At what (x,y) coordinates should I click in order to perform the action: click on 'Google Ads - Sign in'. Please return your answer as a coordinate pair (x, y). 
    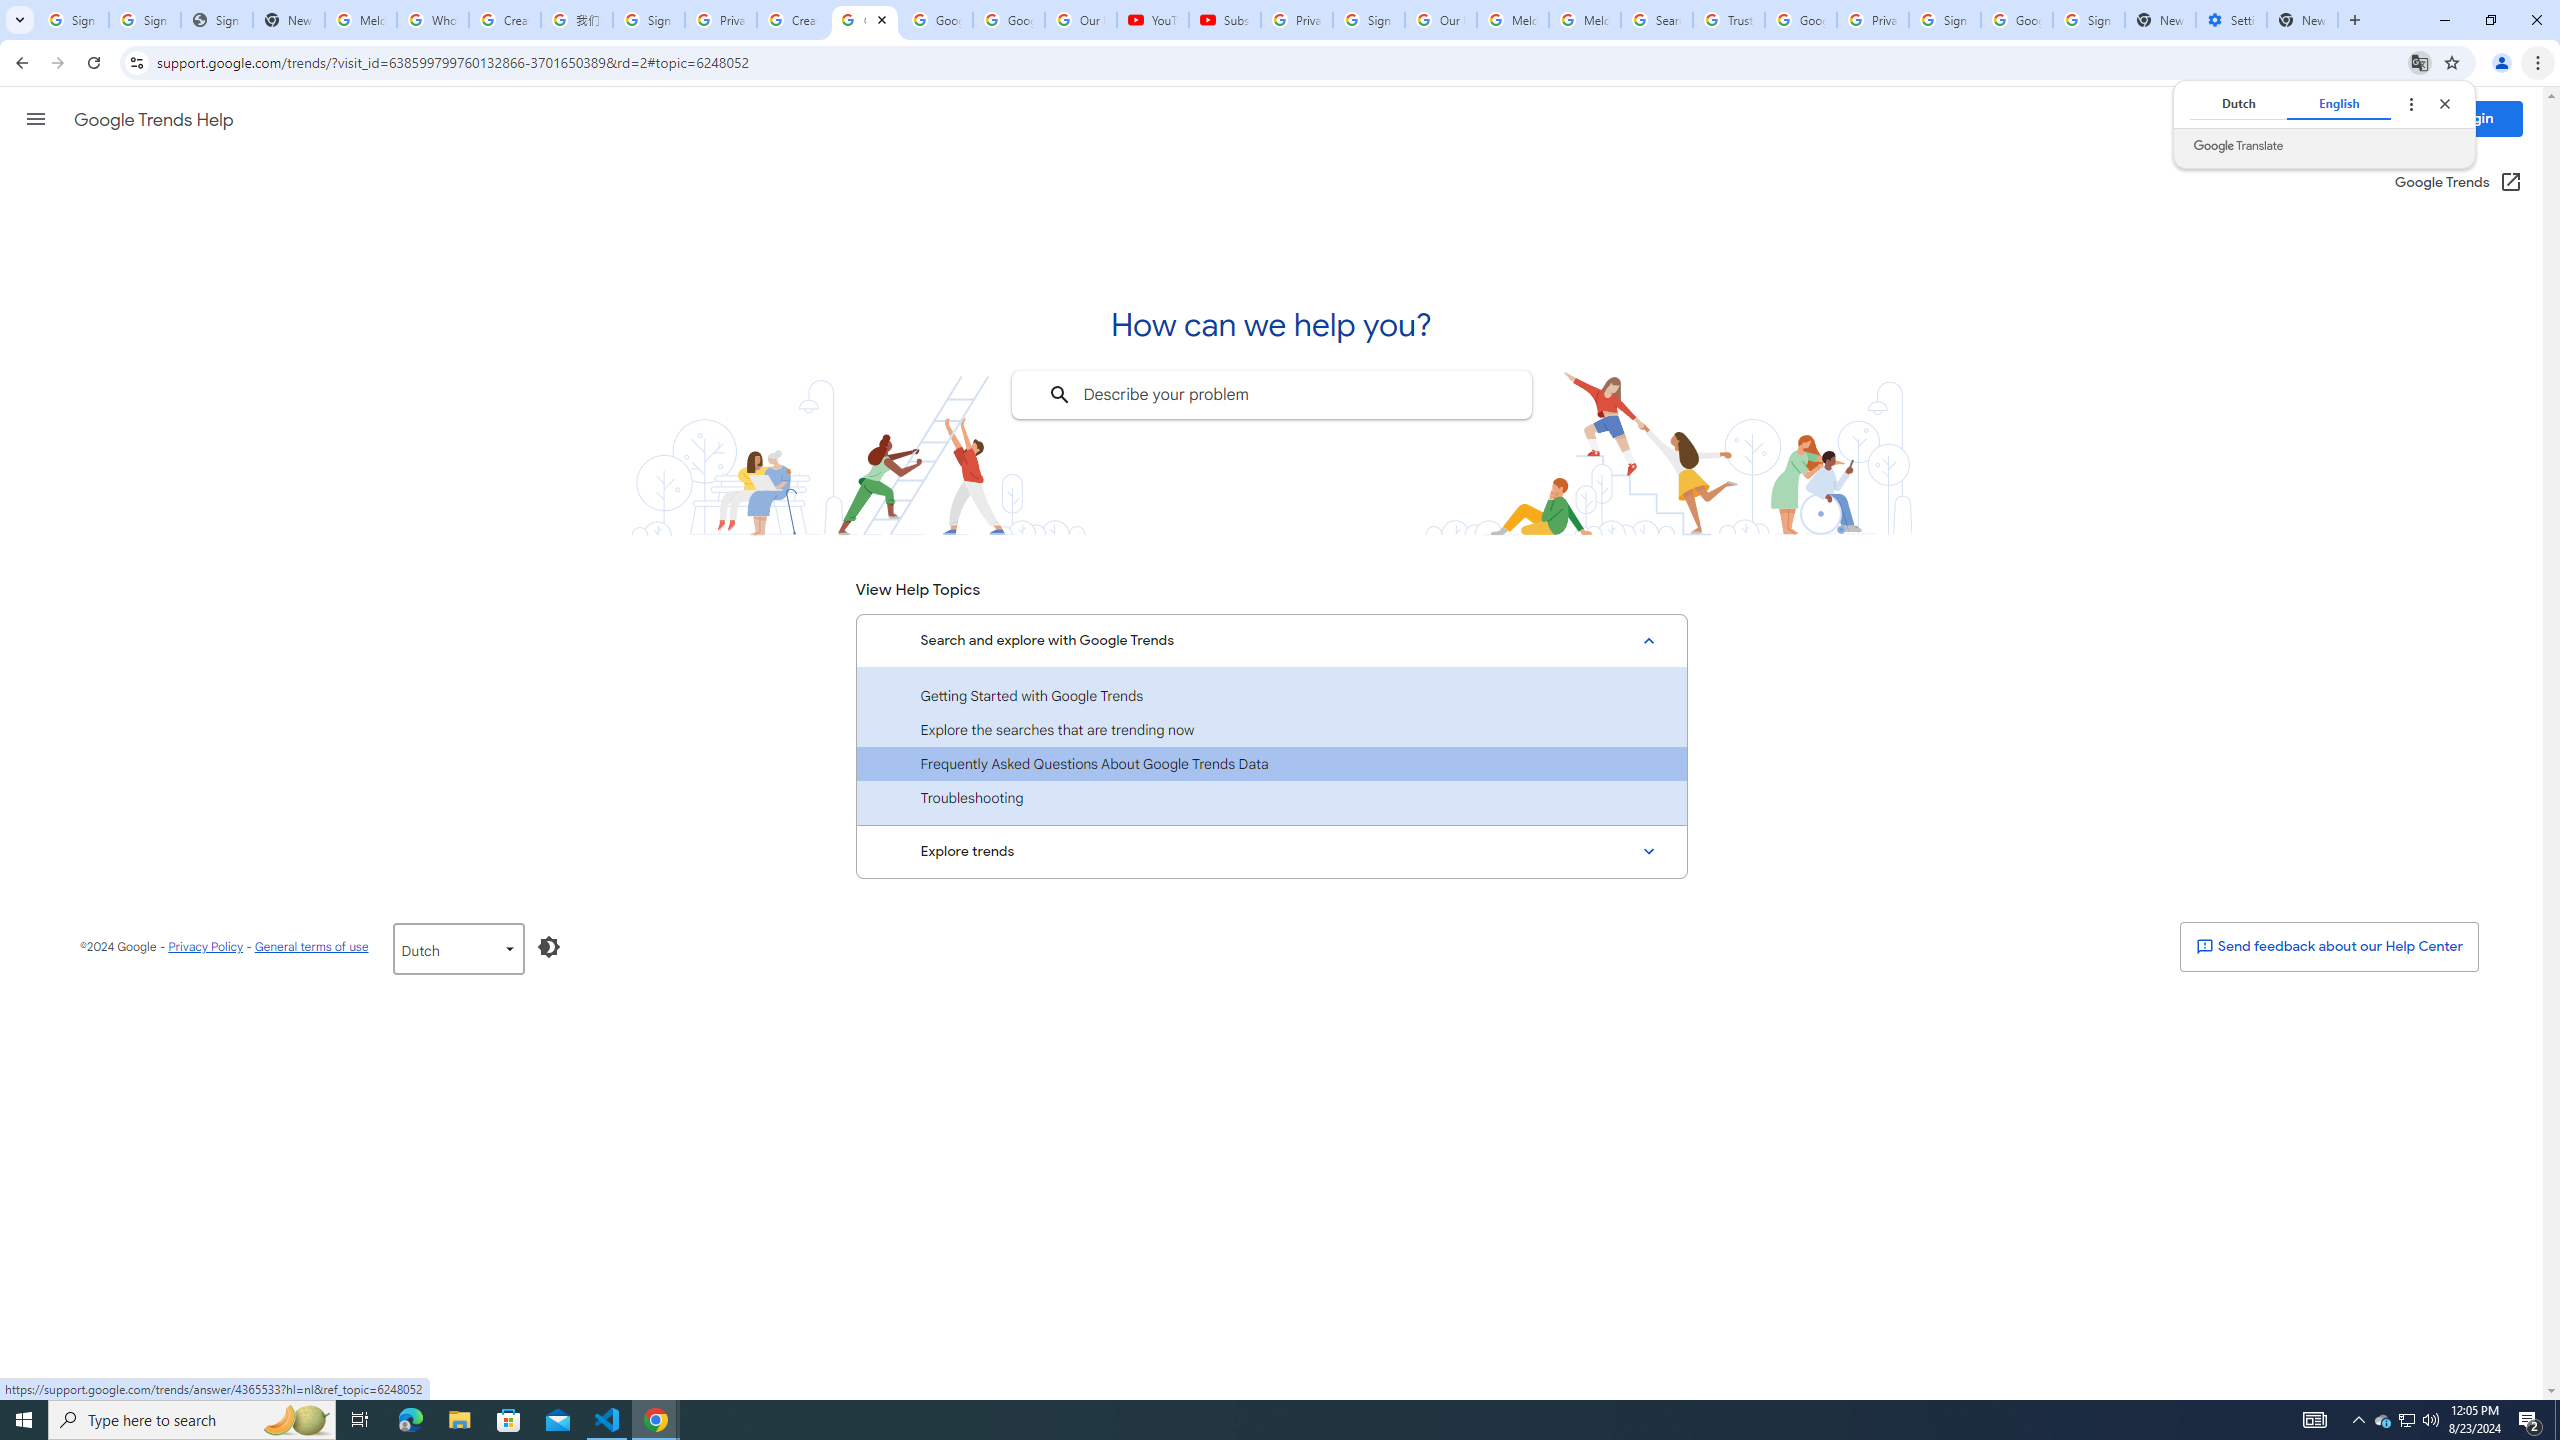
    Looking at the image, I should click on (1799, 19).